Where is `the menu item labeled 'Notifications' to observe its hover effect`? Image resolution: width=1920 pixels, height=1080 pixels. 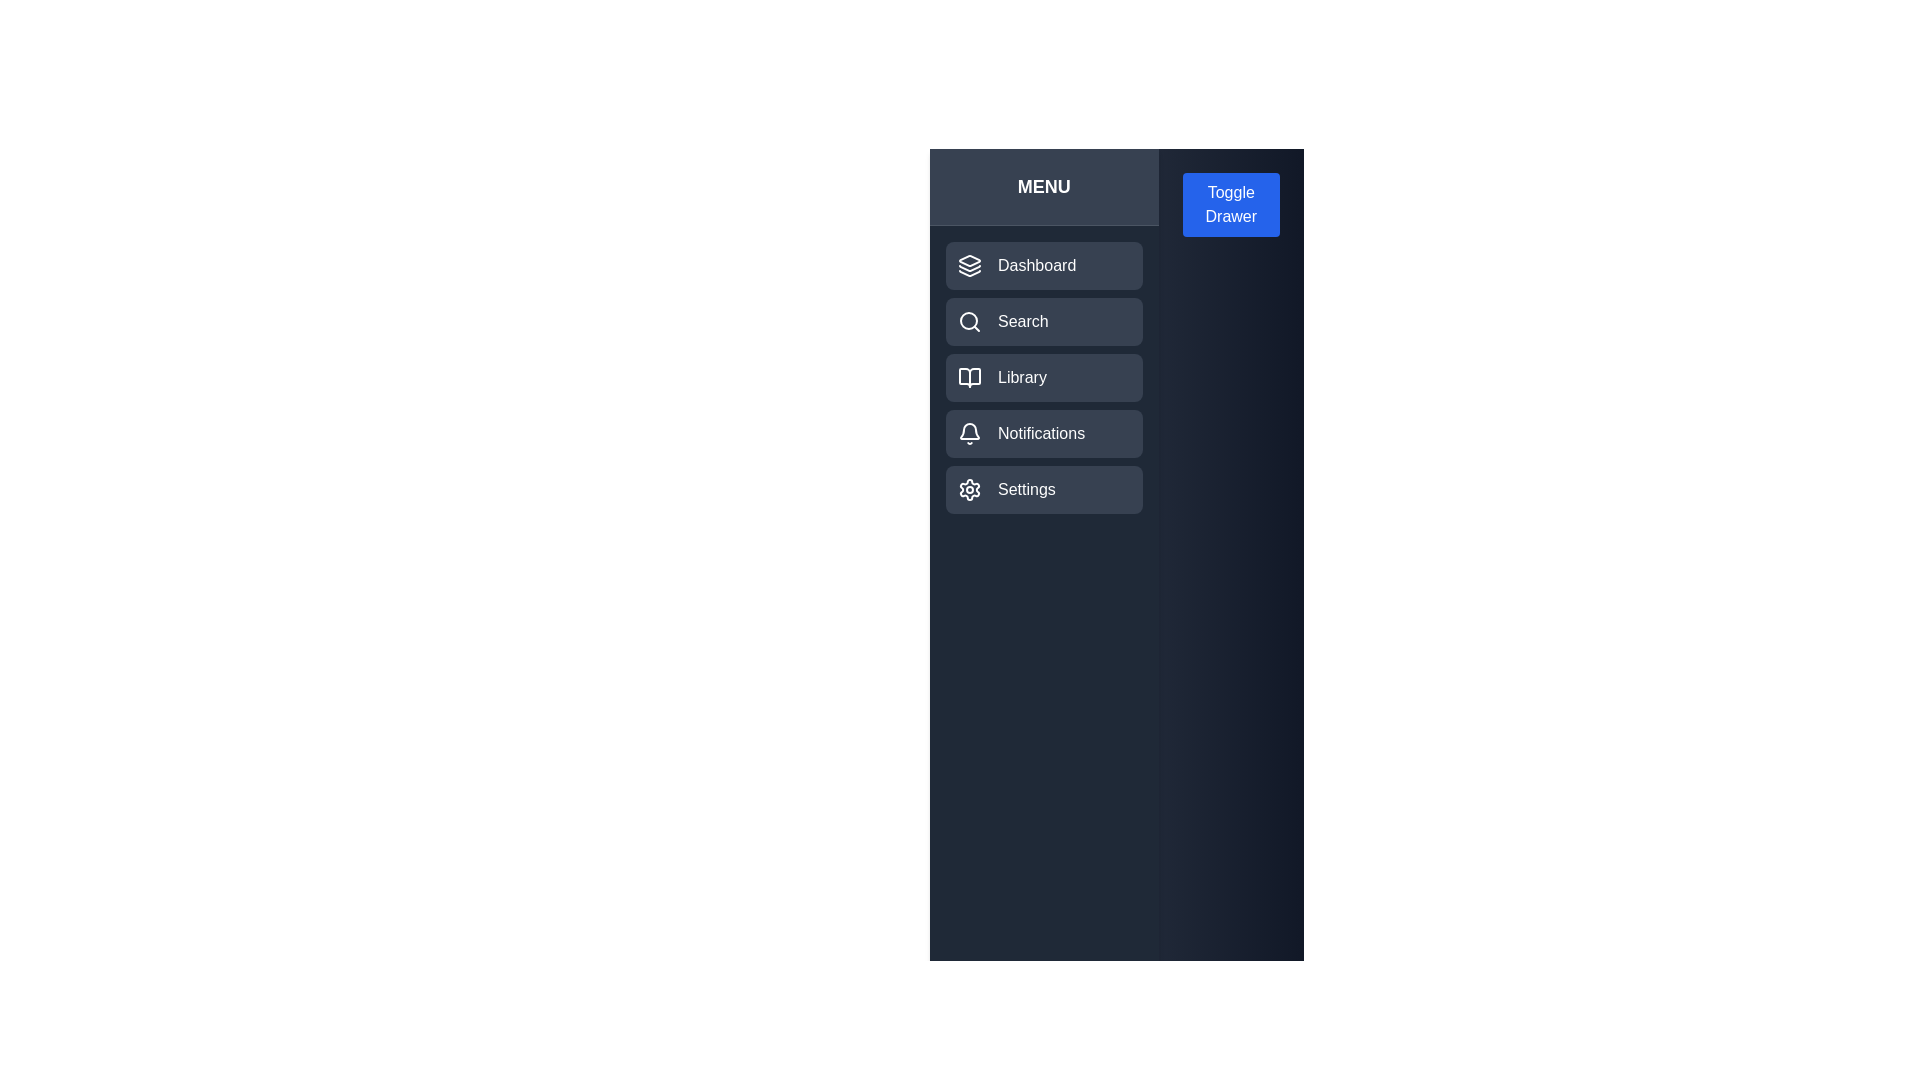
the menu item labeled 'Notifications' to observe its hover effect is located at coordinates (1042, 433).